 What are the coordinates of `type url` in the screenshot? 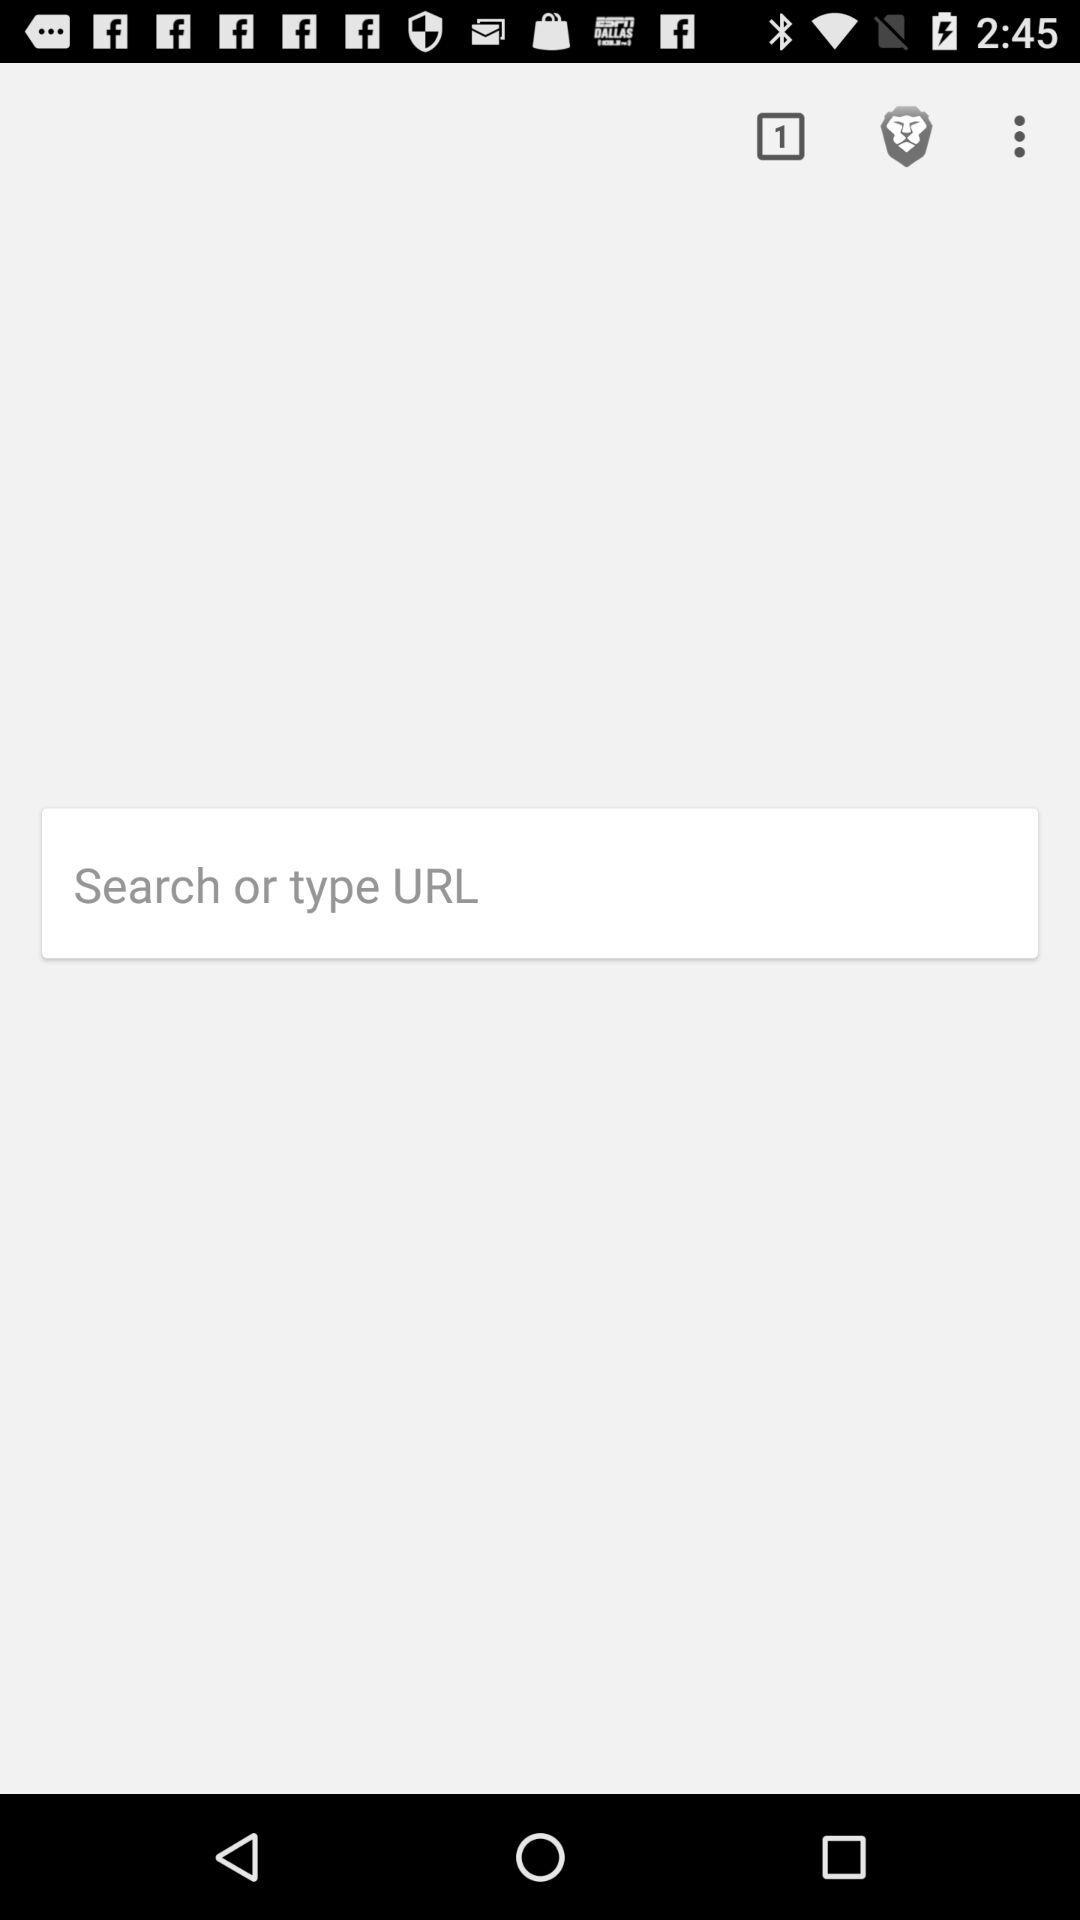 It's located at (555, 883).